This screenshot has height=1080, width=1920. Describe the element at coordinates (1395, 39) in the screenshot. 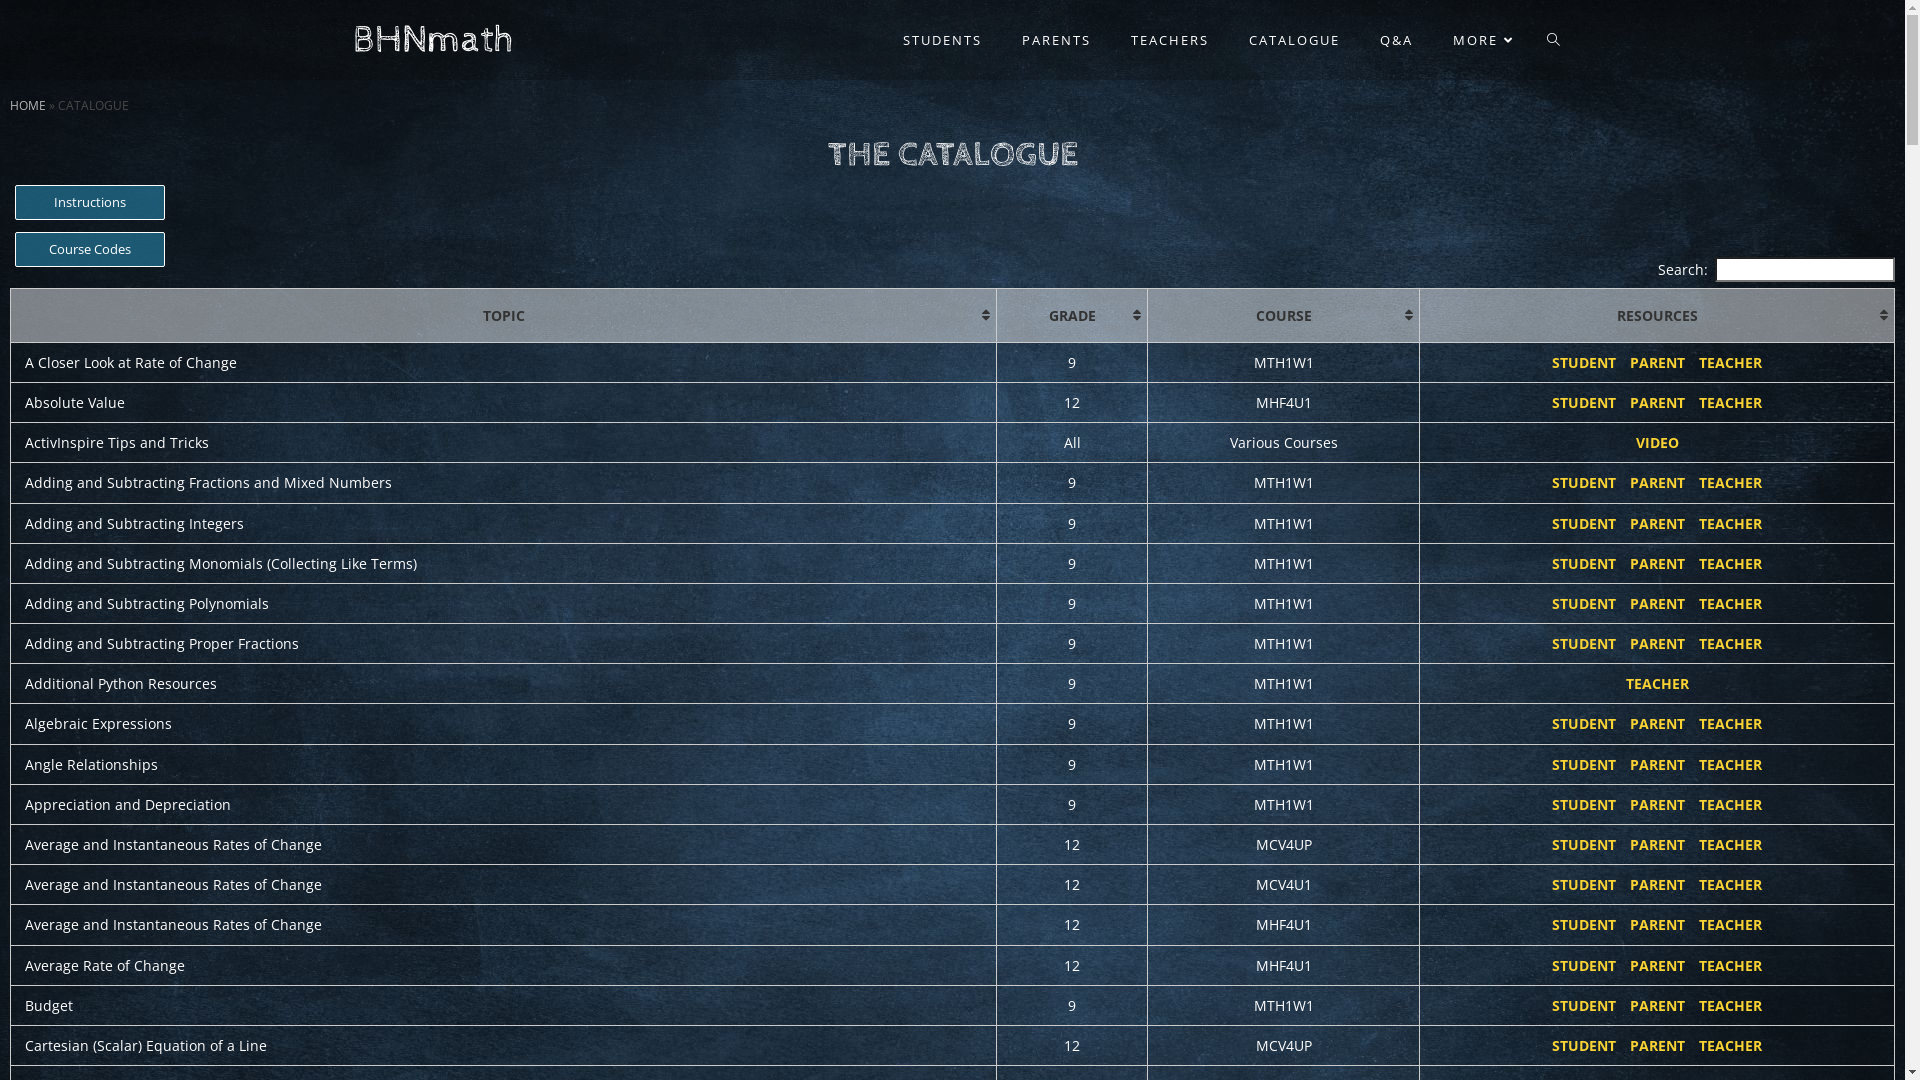

I see `'Q&A'` at that location.